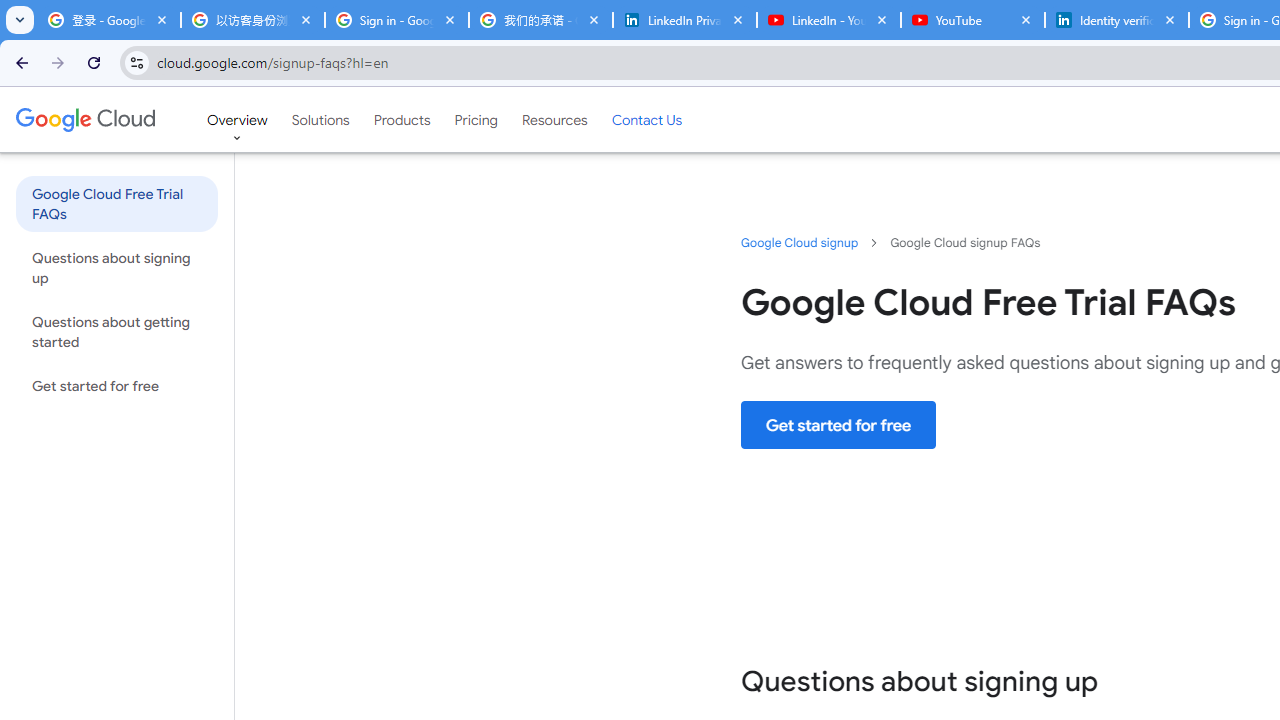  Describe the element at coordinates (1115, 20) in the screenshot. I see `'Identity verification via Persona | LinkedIn Help'` at that location.